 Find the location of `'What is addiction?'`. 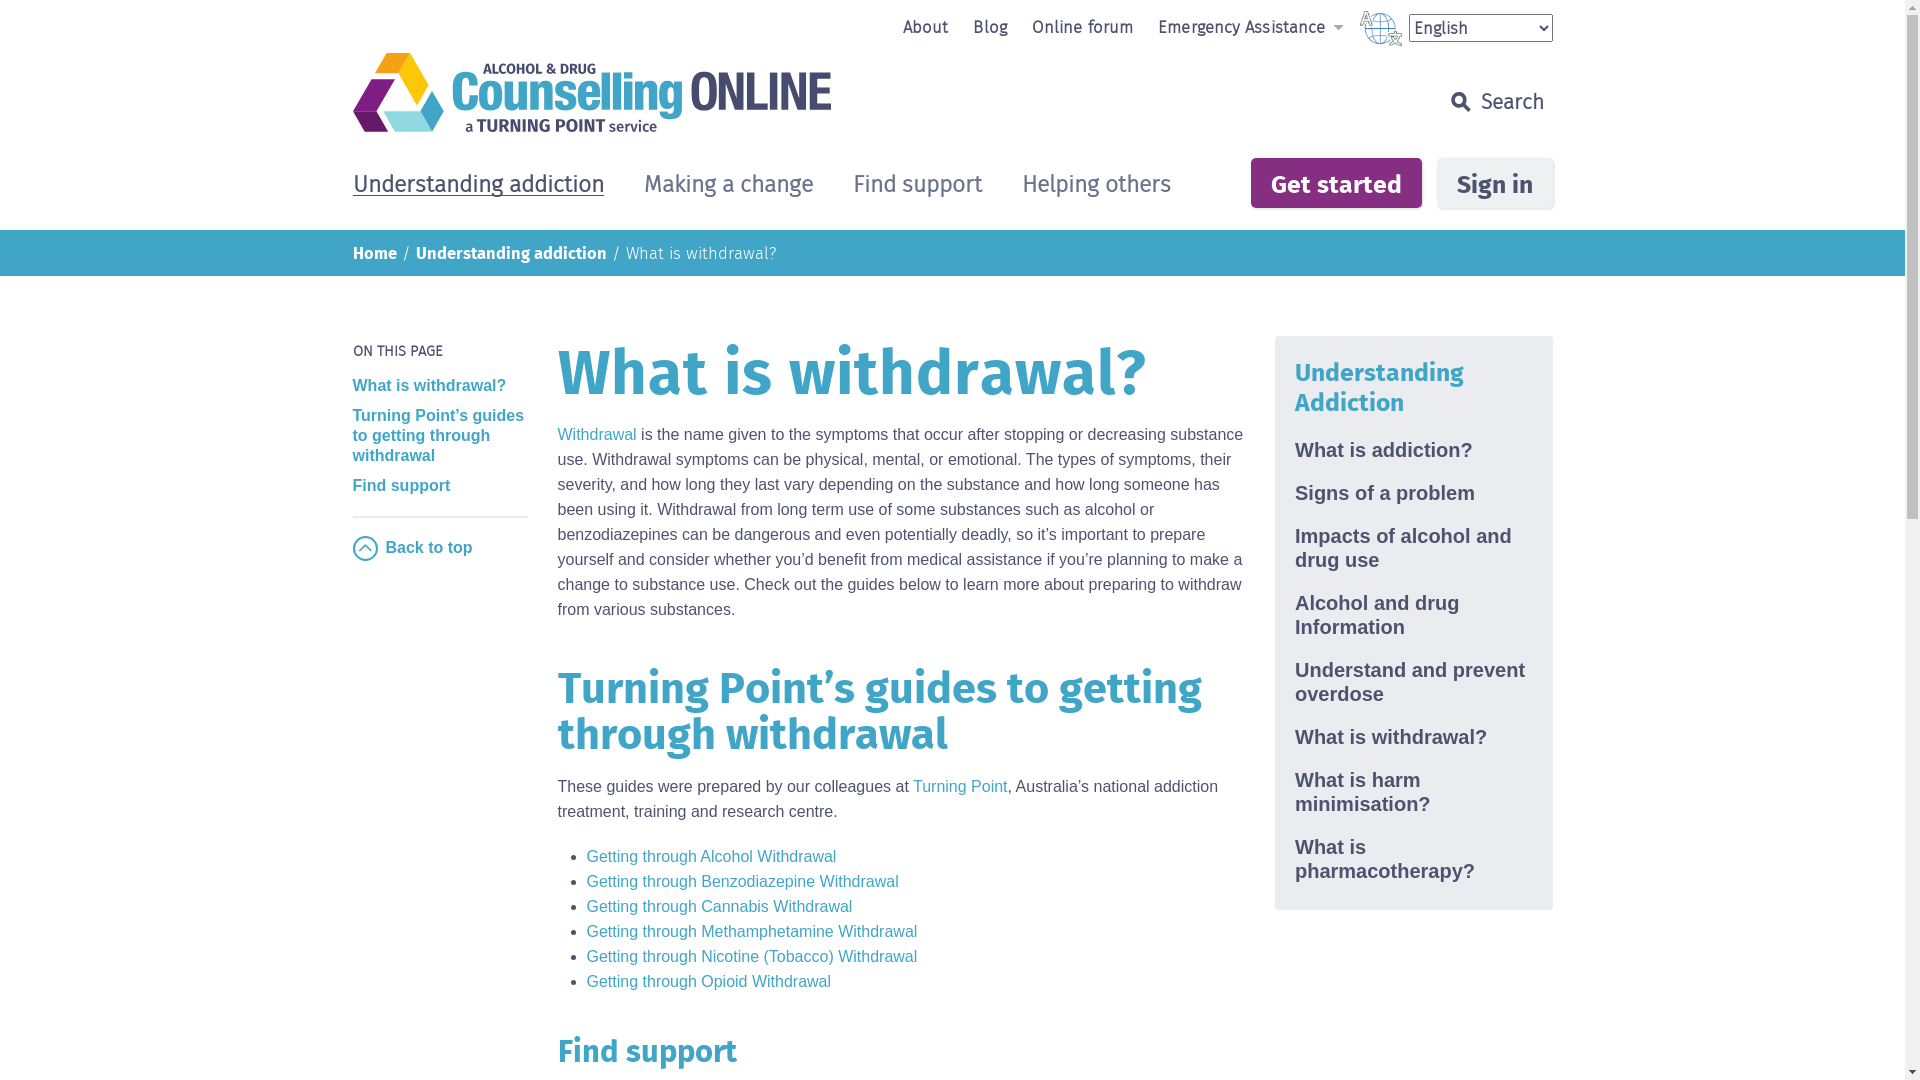

'What is addiction?' is located at coordinates (1295, 446).